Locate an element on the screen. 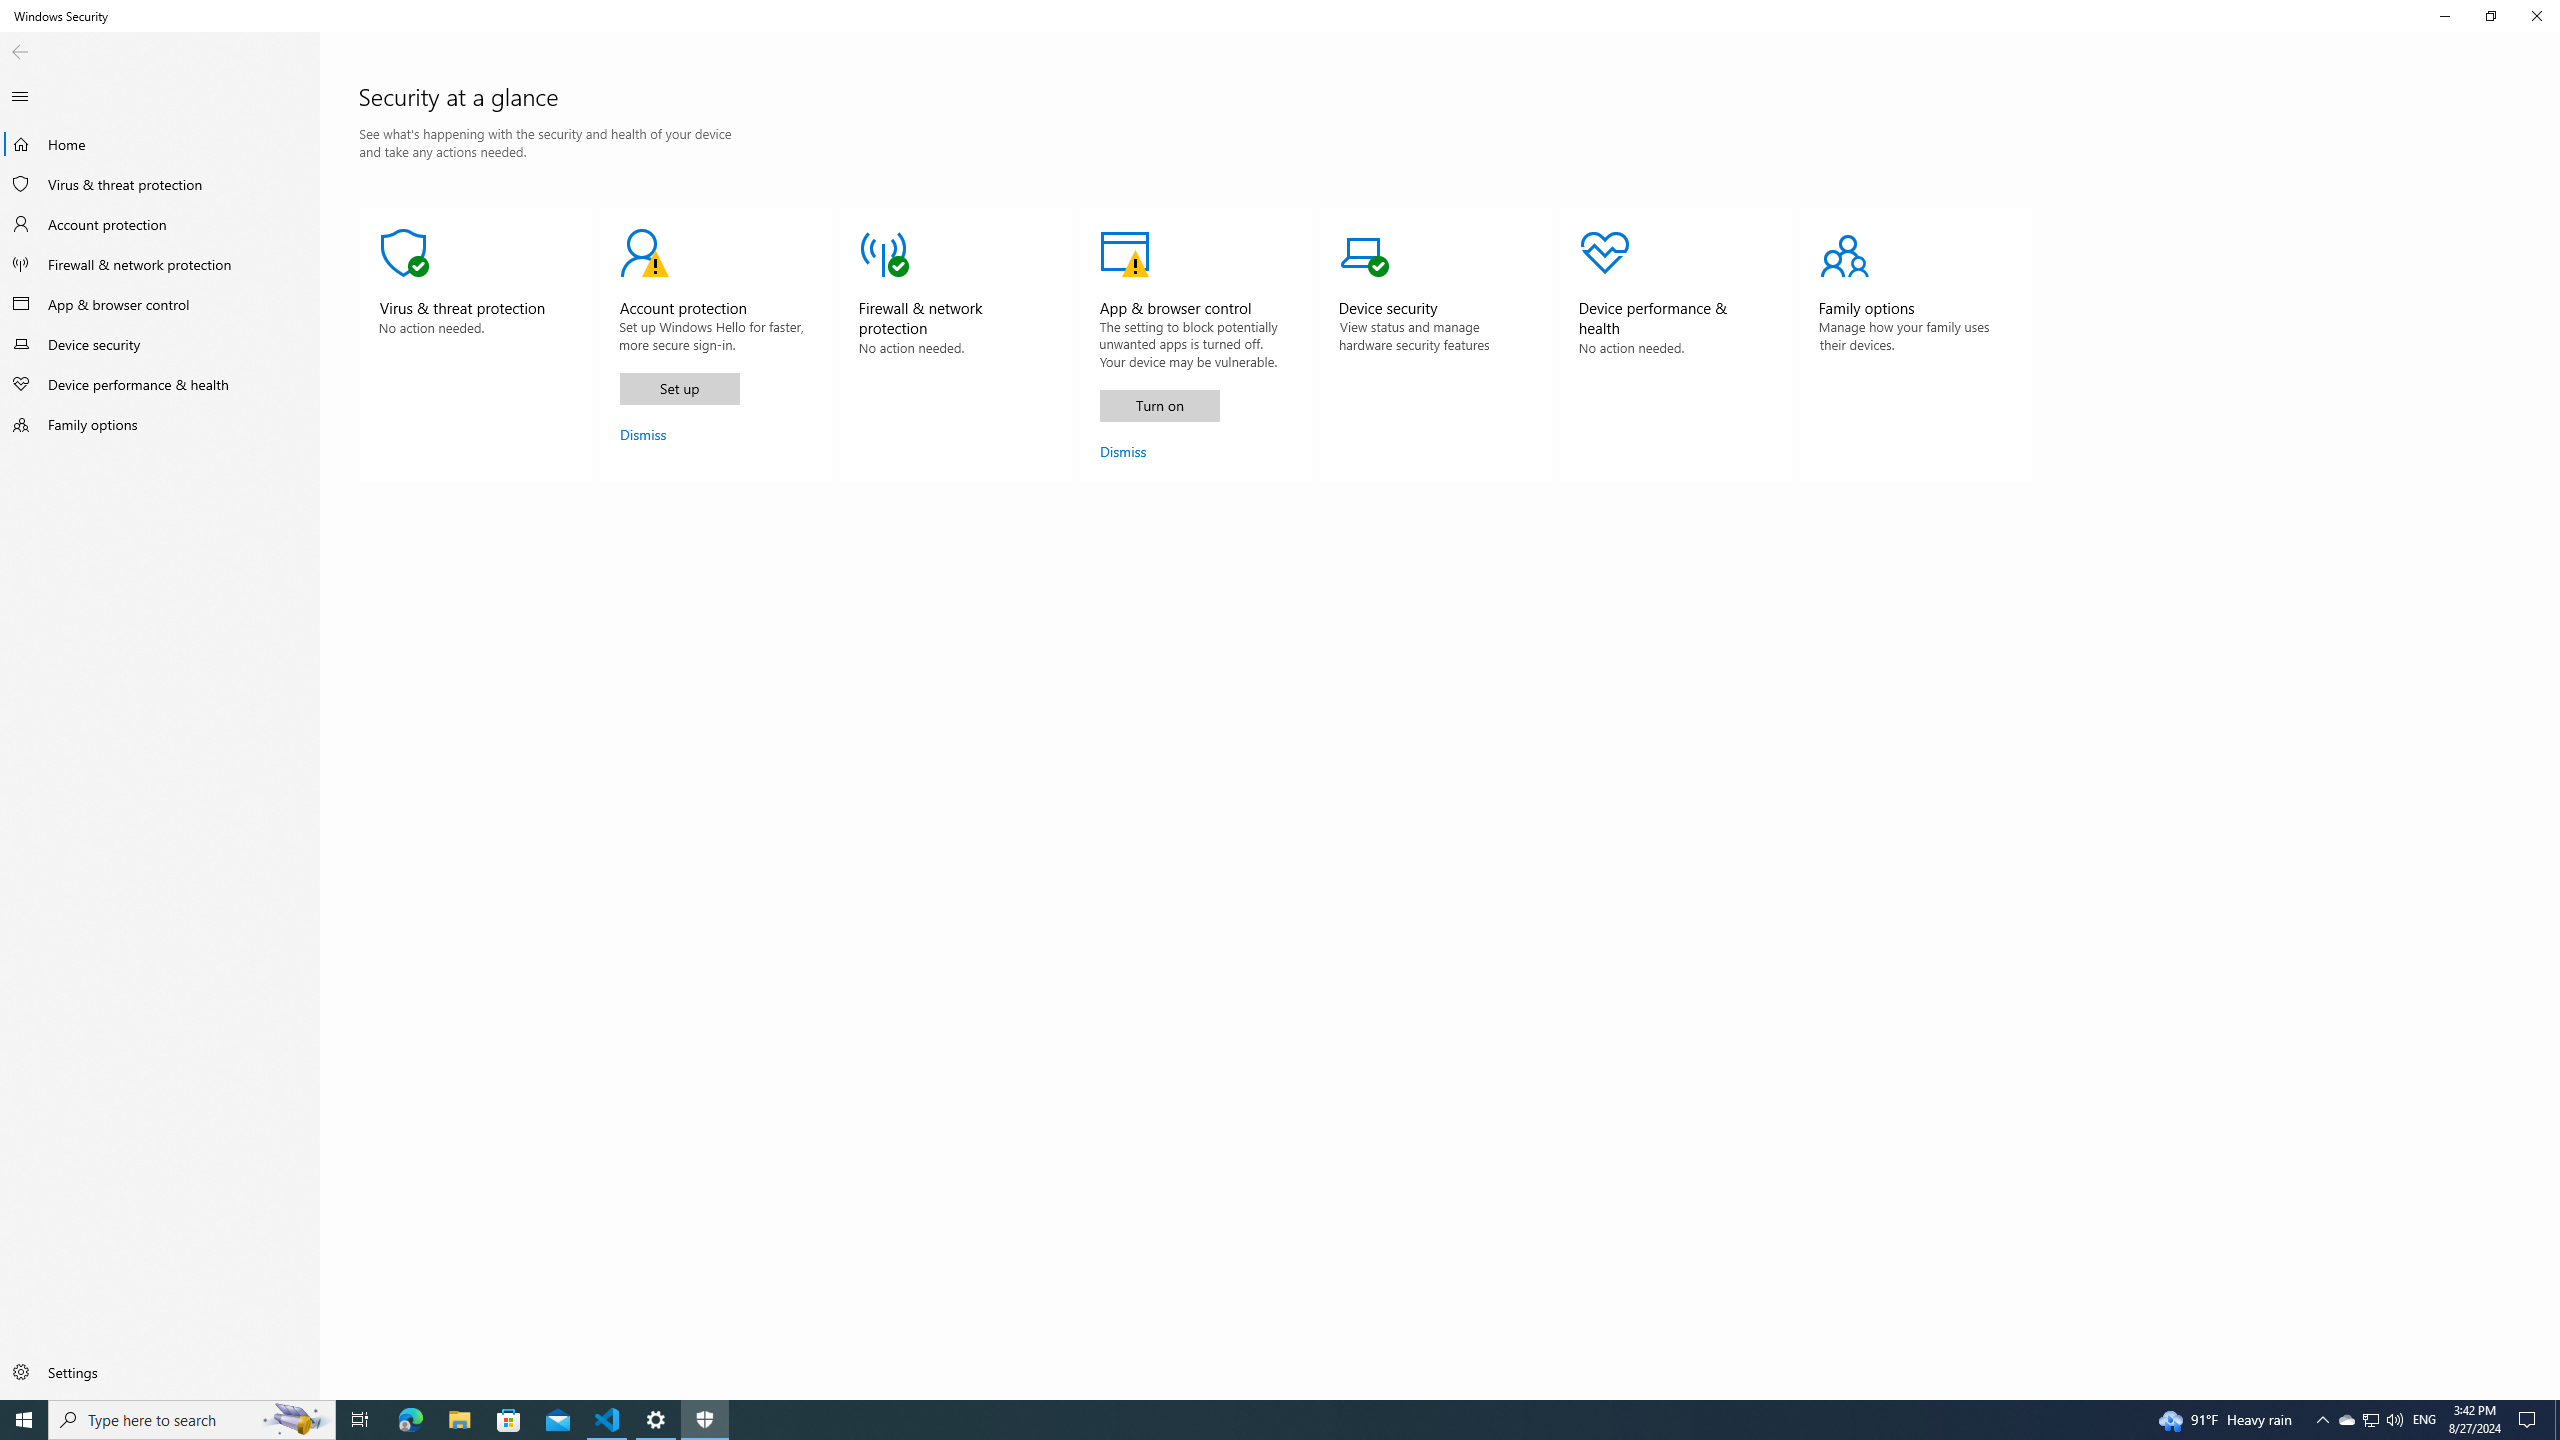 The height and width of the screenshot is (1440, 2560). 'Device securityNo action needed.' is located at coordinates (1435, 344).